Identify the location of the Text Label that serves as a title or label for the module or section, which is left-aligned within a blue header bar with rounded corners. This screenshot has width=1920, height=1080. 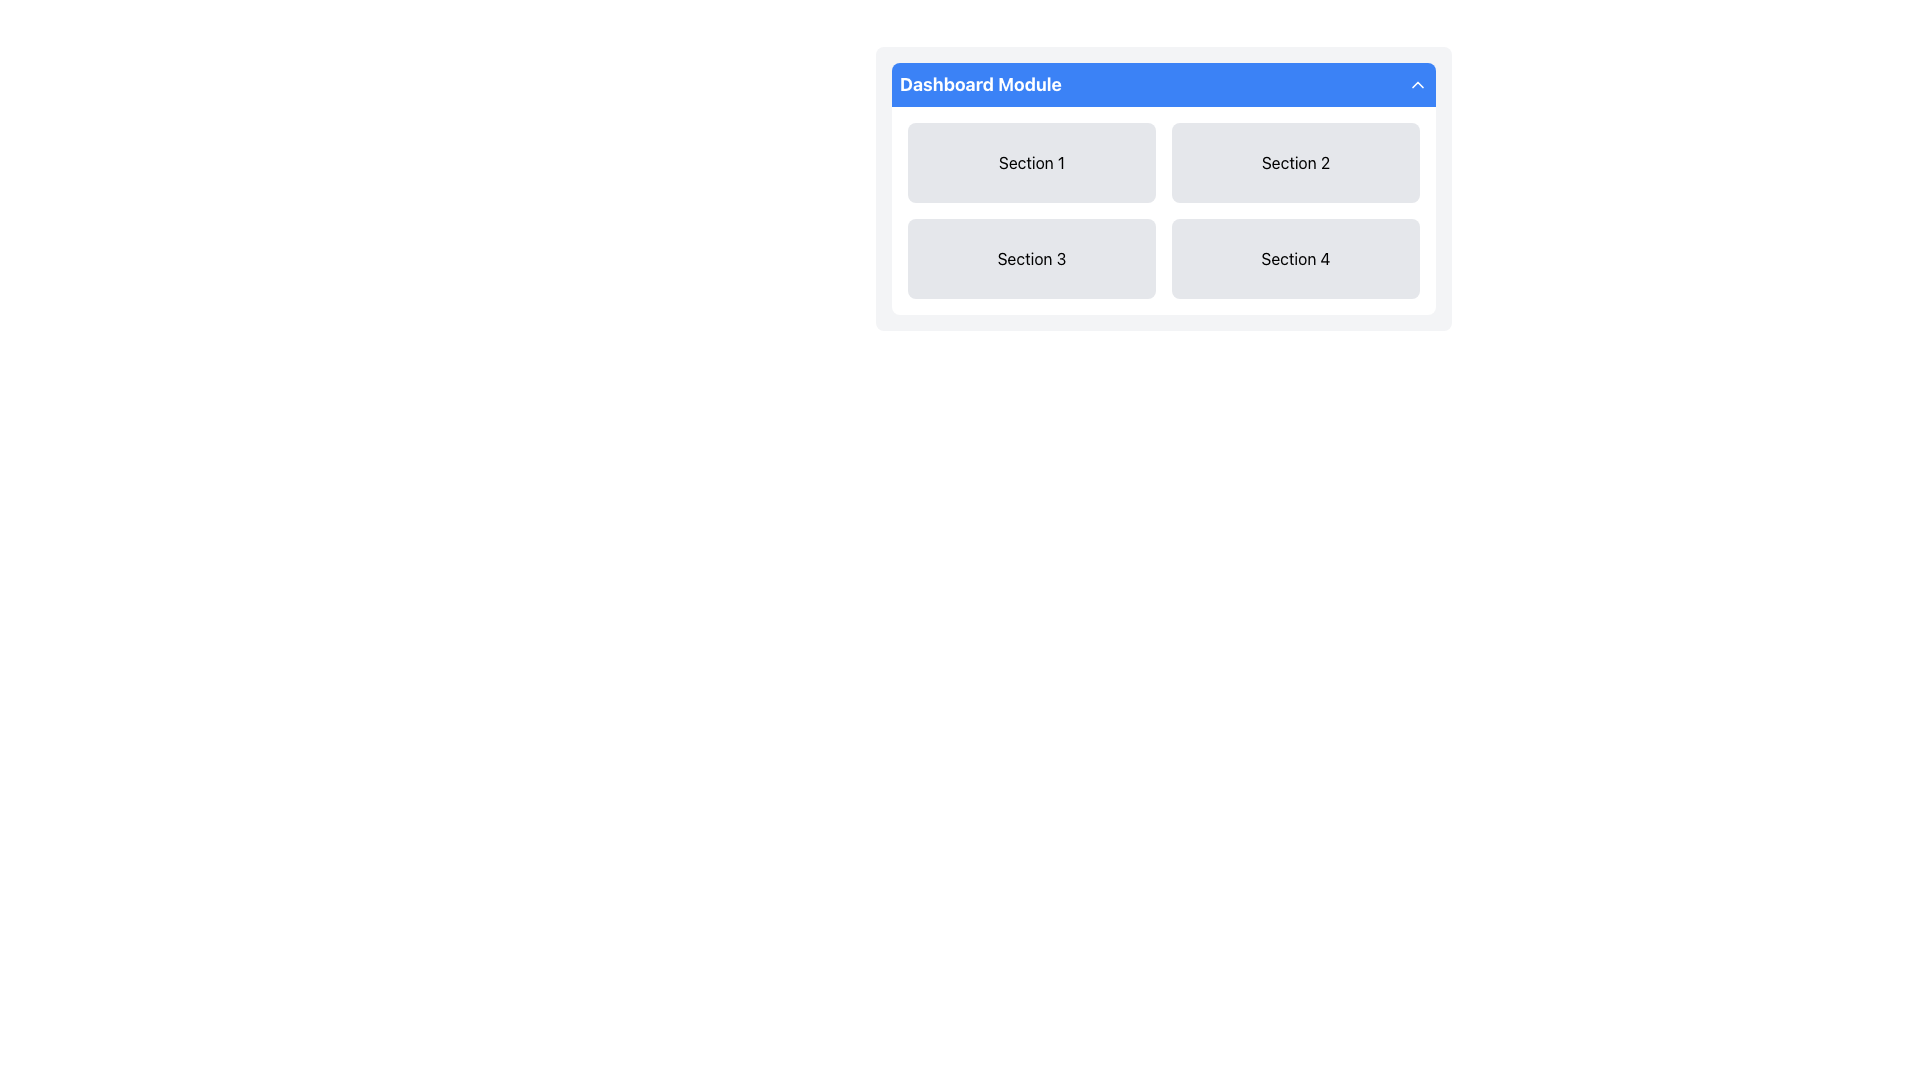
(980, 83).